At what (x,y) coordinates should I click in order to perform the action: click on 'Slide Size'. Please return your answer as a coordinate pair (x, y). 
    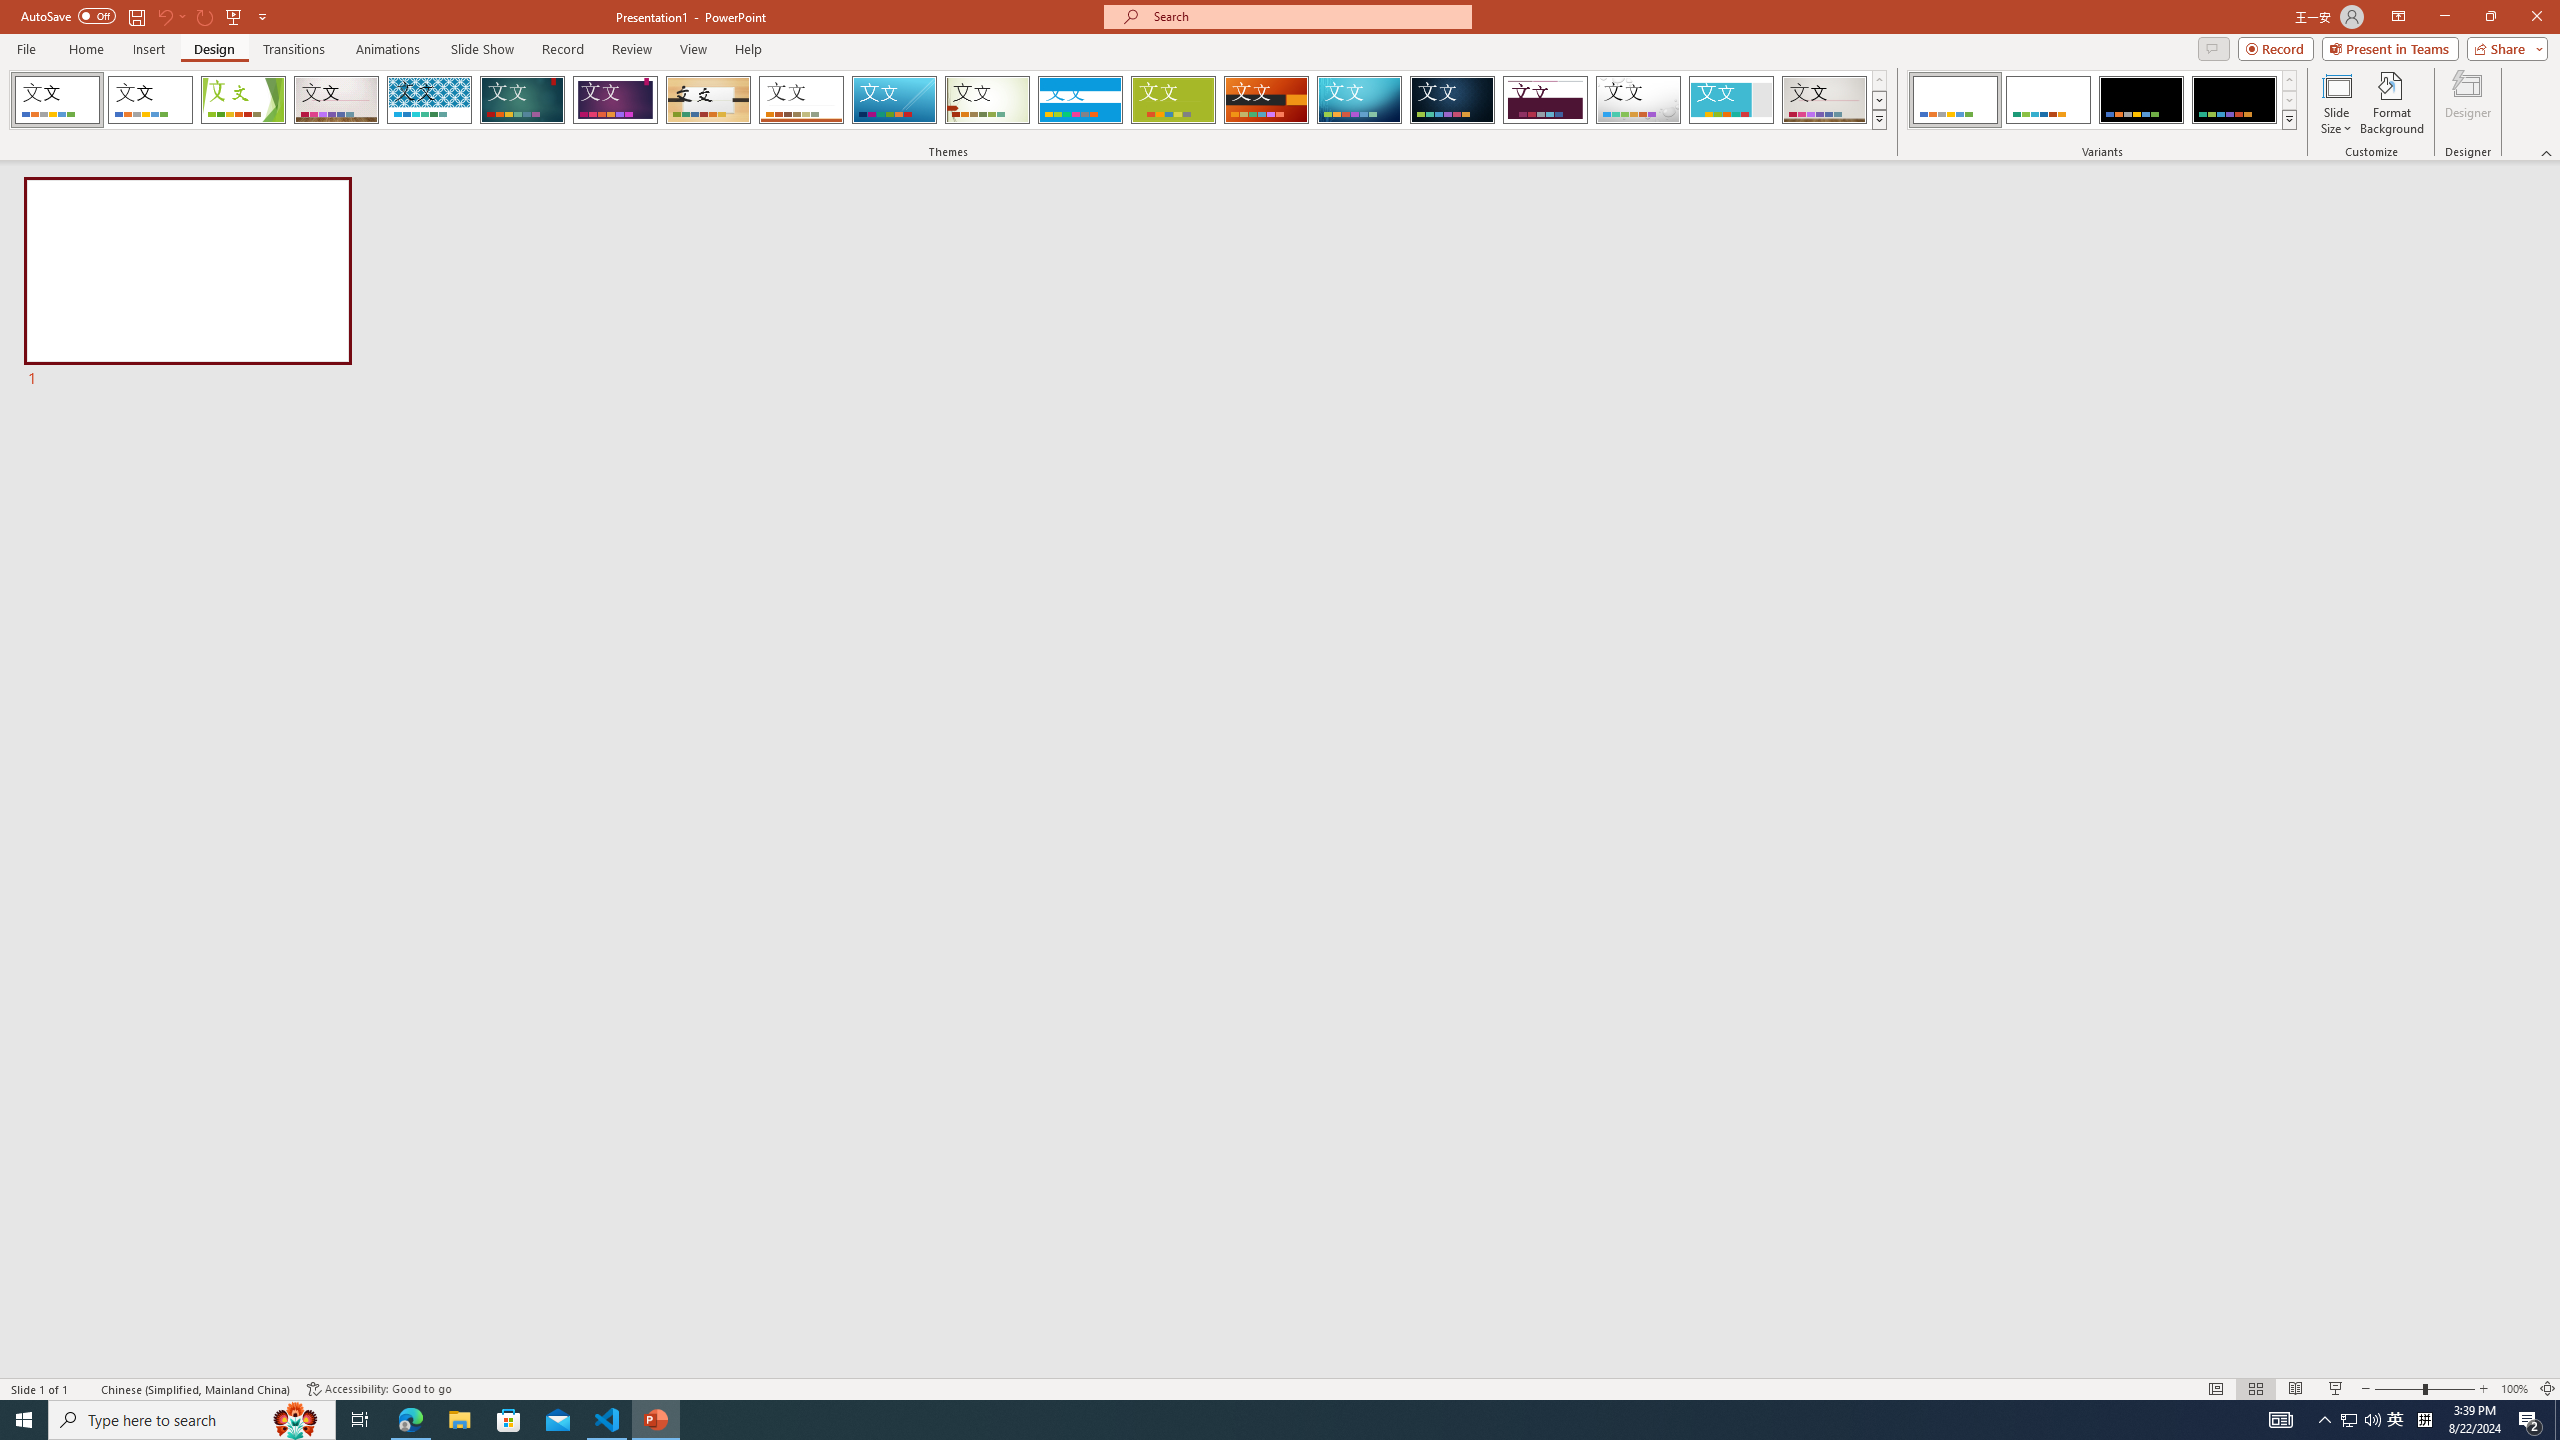
    Looking at the image, I should click on (2336, 103).